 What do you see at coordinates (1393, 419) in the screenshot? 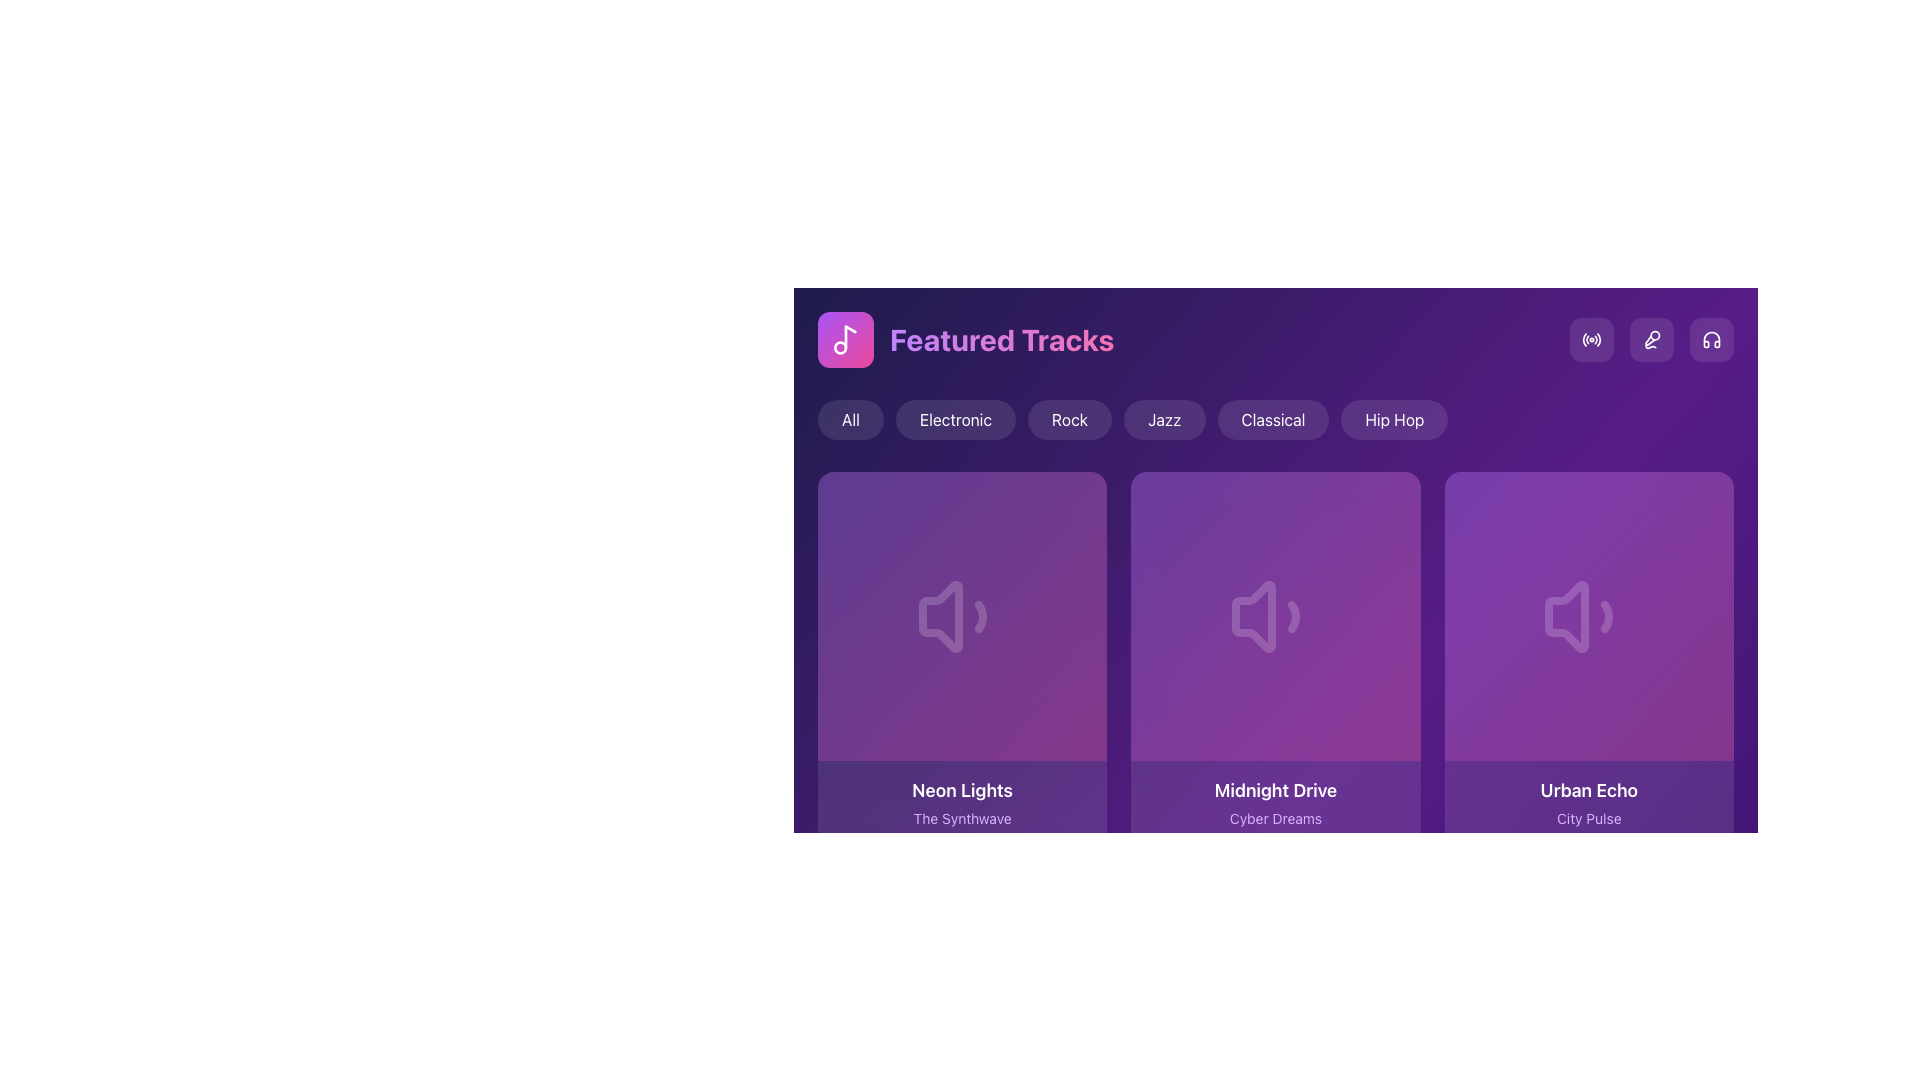
I see `the 'Hip Hop' button, which is the sixth button in the horizontal list of category buttons under the 'Featured Tracks' section, to filter content` at bounding box center [1393, 419].